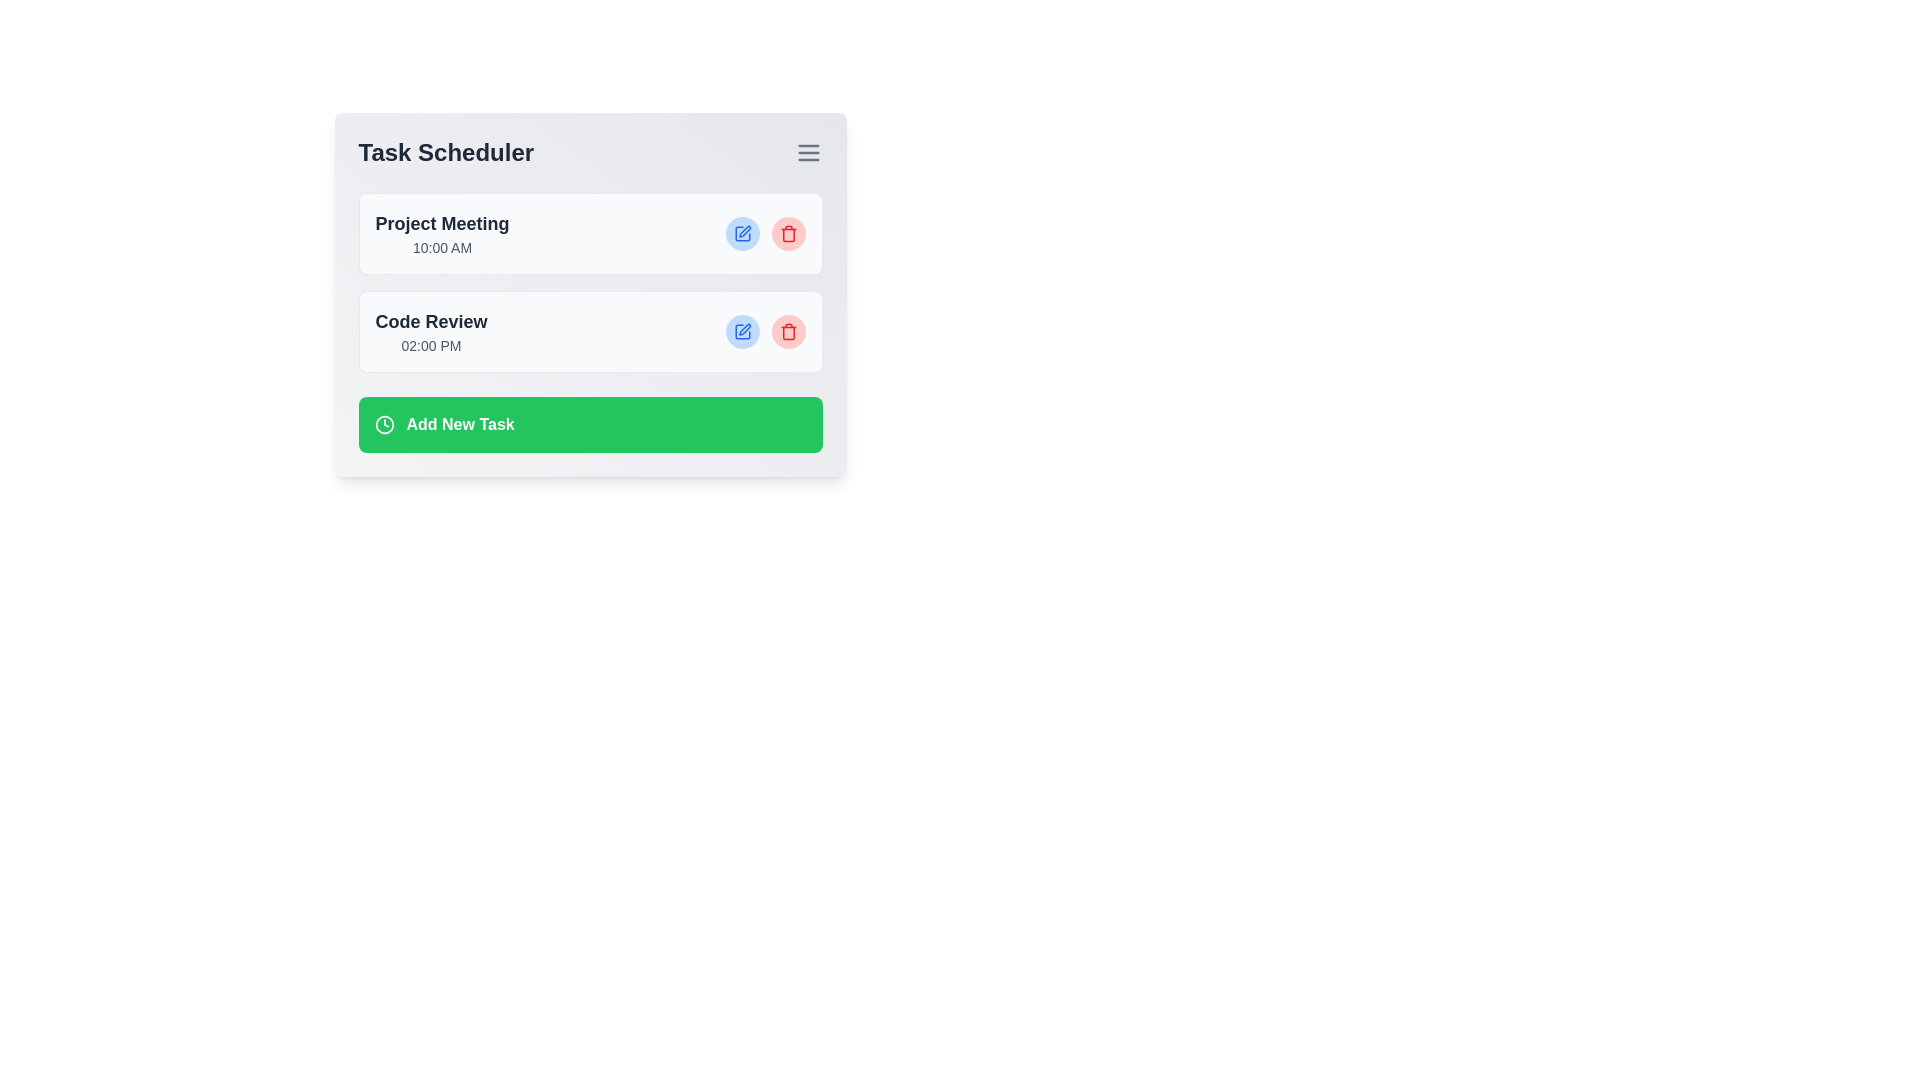 The height and width of the screenshot is (1080, 1920). Describe the element at coordinates (787, 330) in the screenshot. I see `the circular red button with a trash can icon` at that location.